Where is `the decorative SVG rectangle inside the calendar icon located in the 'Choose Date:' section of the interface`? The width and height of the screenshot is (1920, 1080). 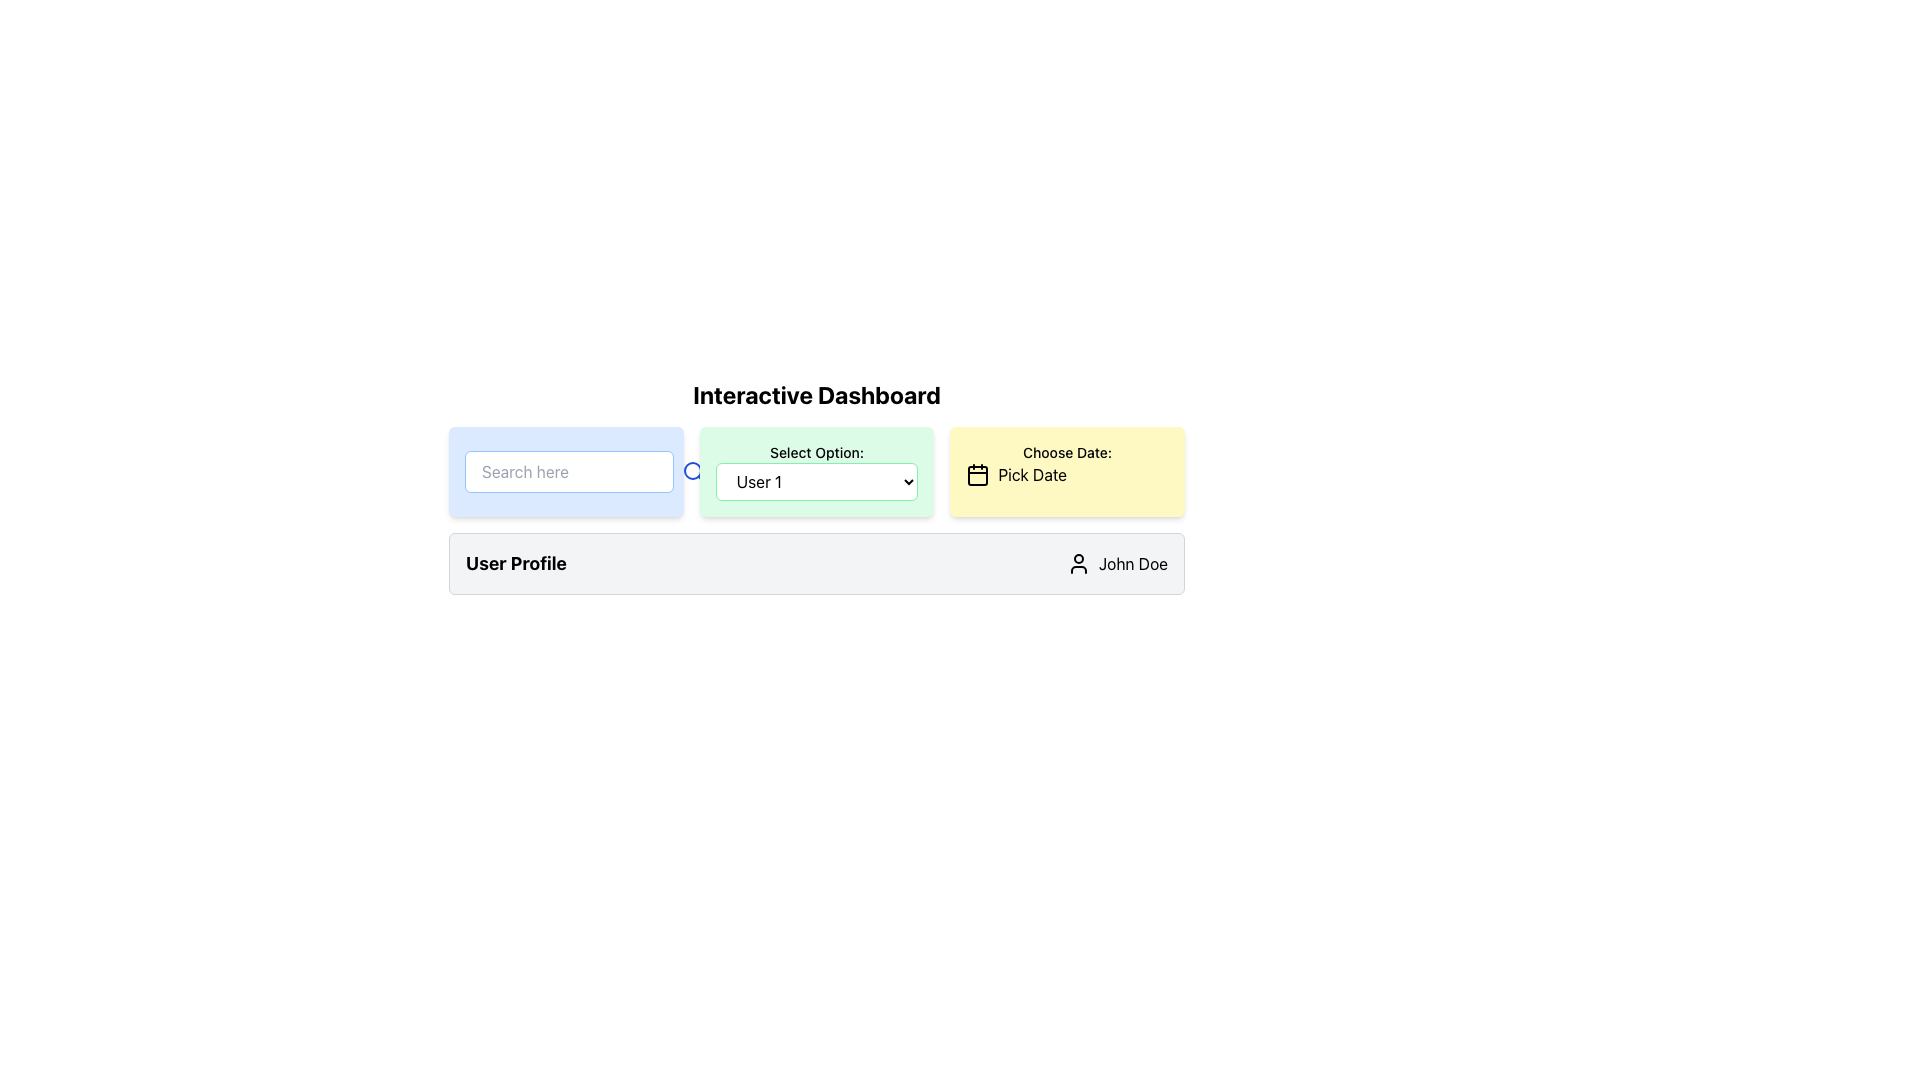
the decorative SVG rectangle inside the calendar icon located in the 'Choose Date:' section of the interface is located at coordinates (978, 475).